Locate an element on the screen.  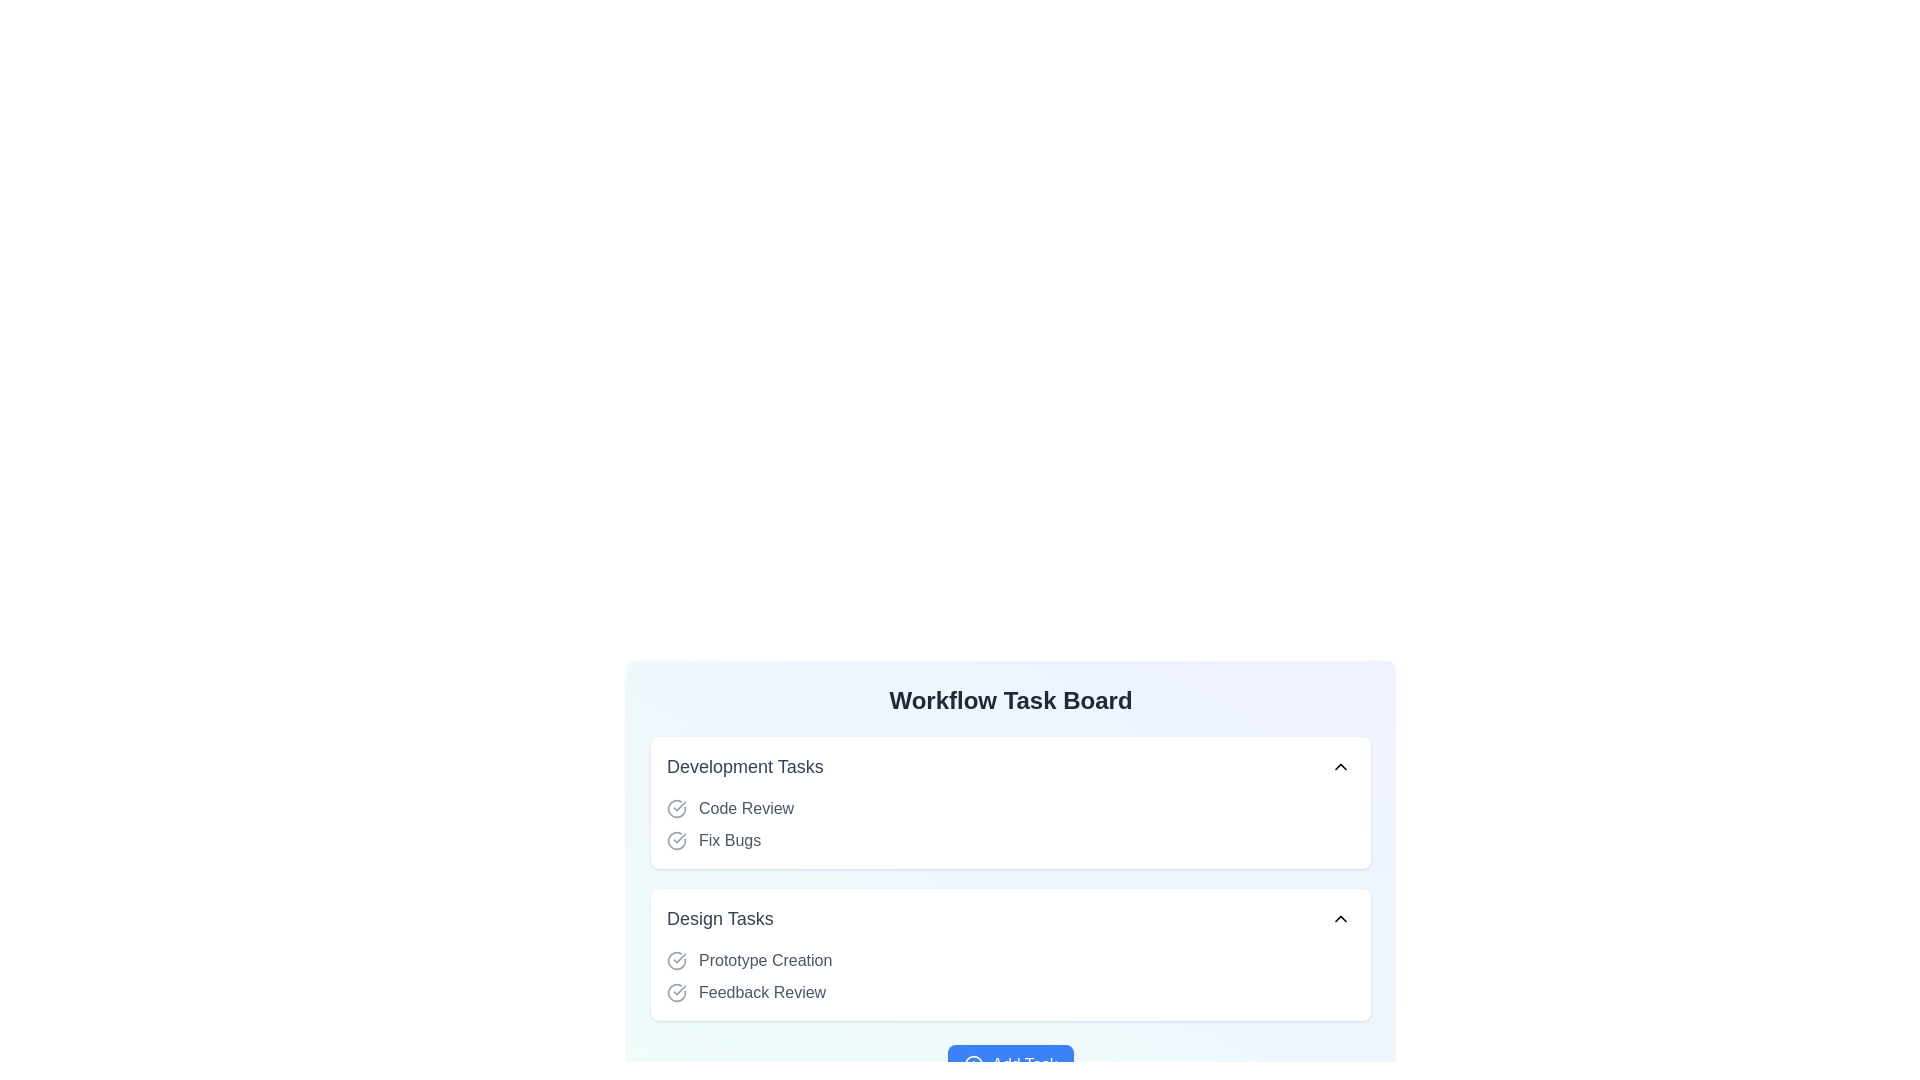
the circular vector graphic element, which is part of the SVG icon and located to the left of the 'Feedback Review' label in the 'Design Tasks' section of the 'Workflow Task Board' is located at coordinates (676, 992).